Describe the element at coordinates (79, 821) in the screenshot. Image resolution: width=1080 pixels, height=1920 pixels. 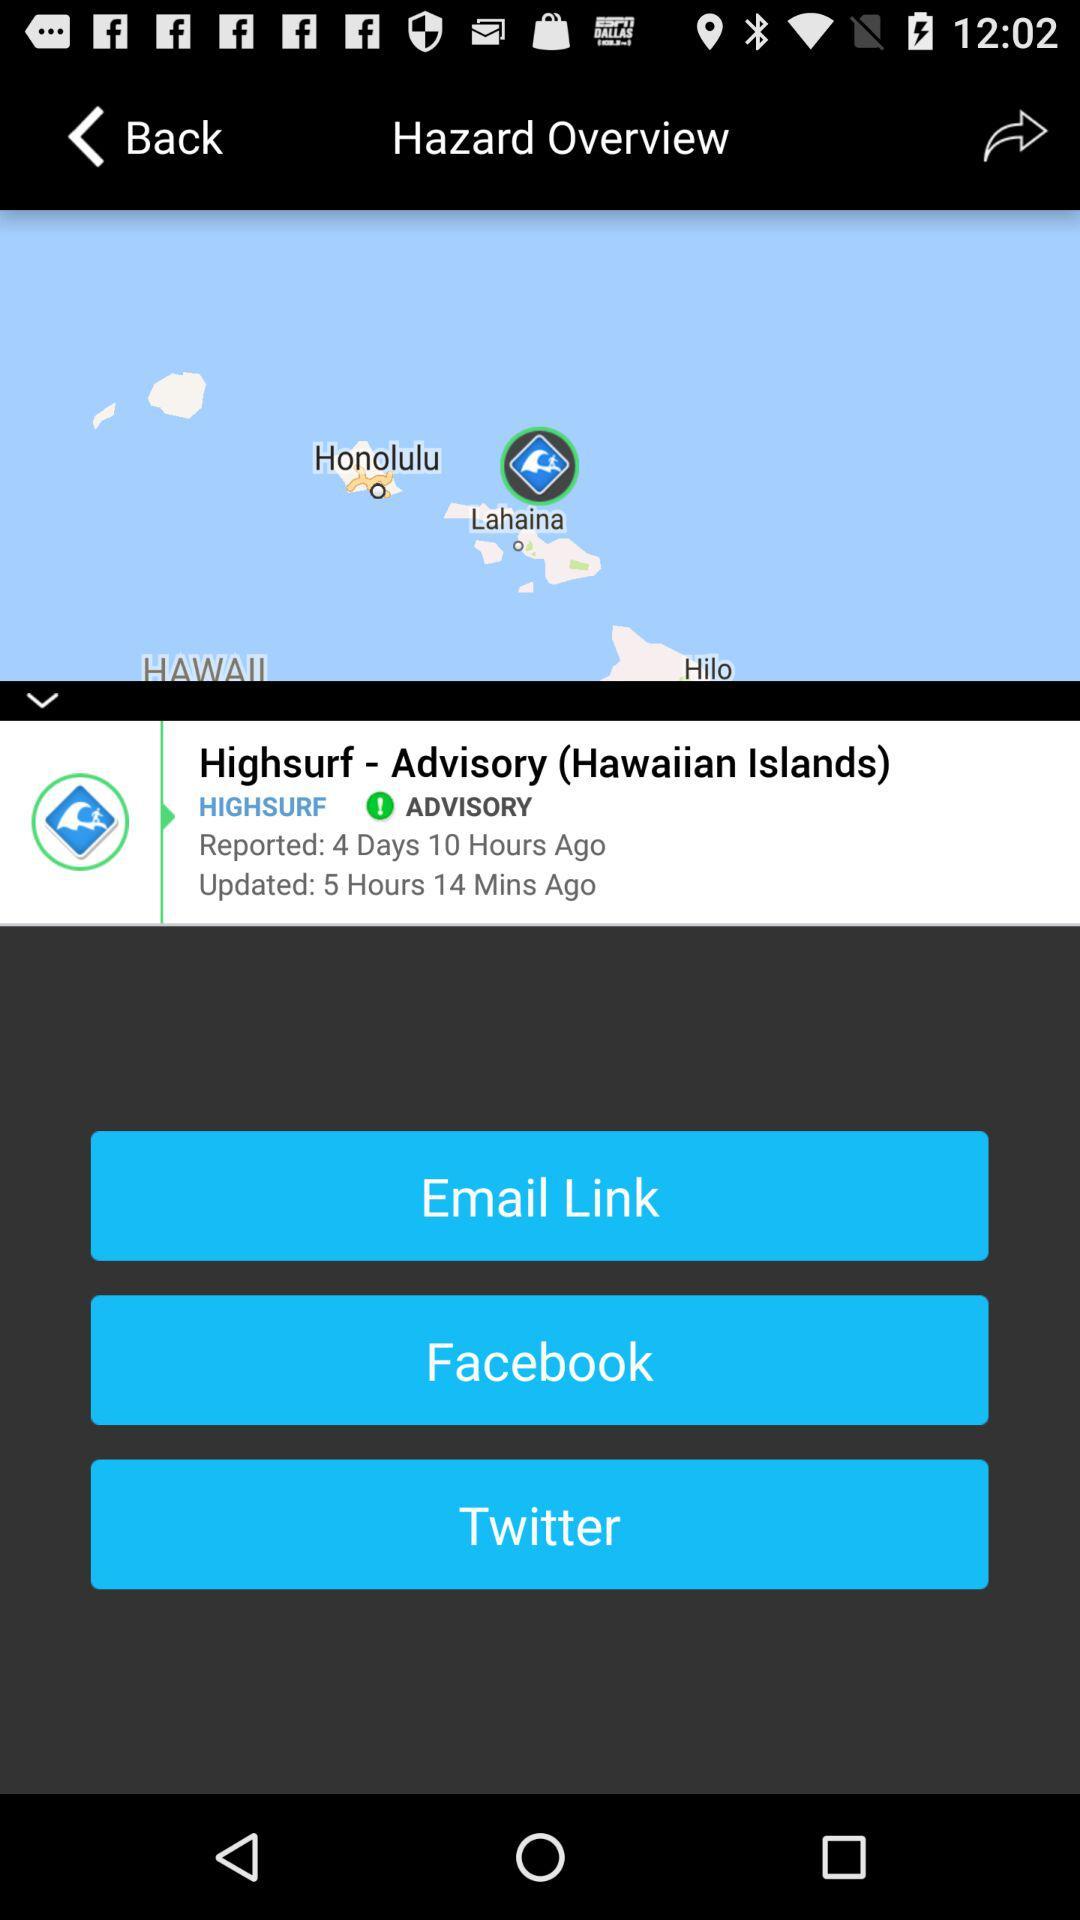
I see `the icon which is to the left of highsurf  advisory hawaiian islands` at that location.